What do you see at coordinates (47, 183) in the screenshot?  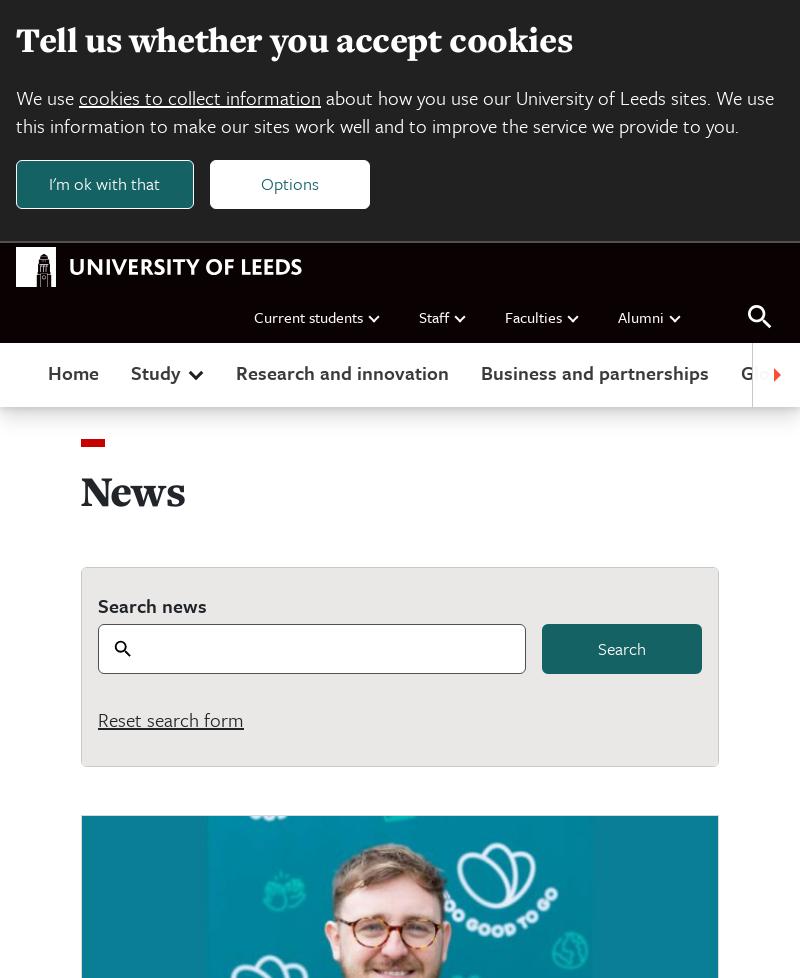 I see `'I'm ok with that'` at bounding box center [47, 183].